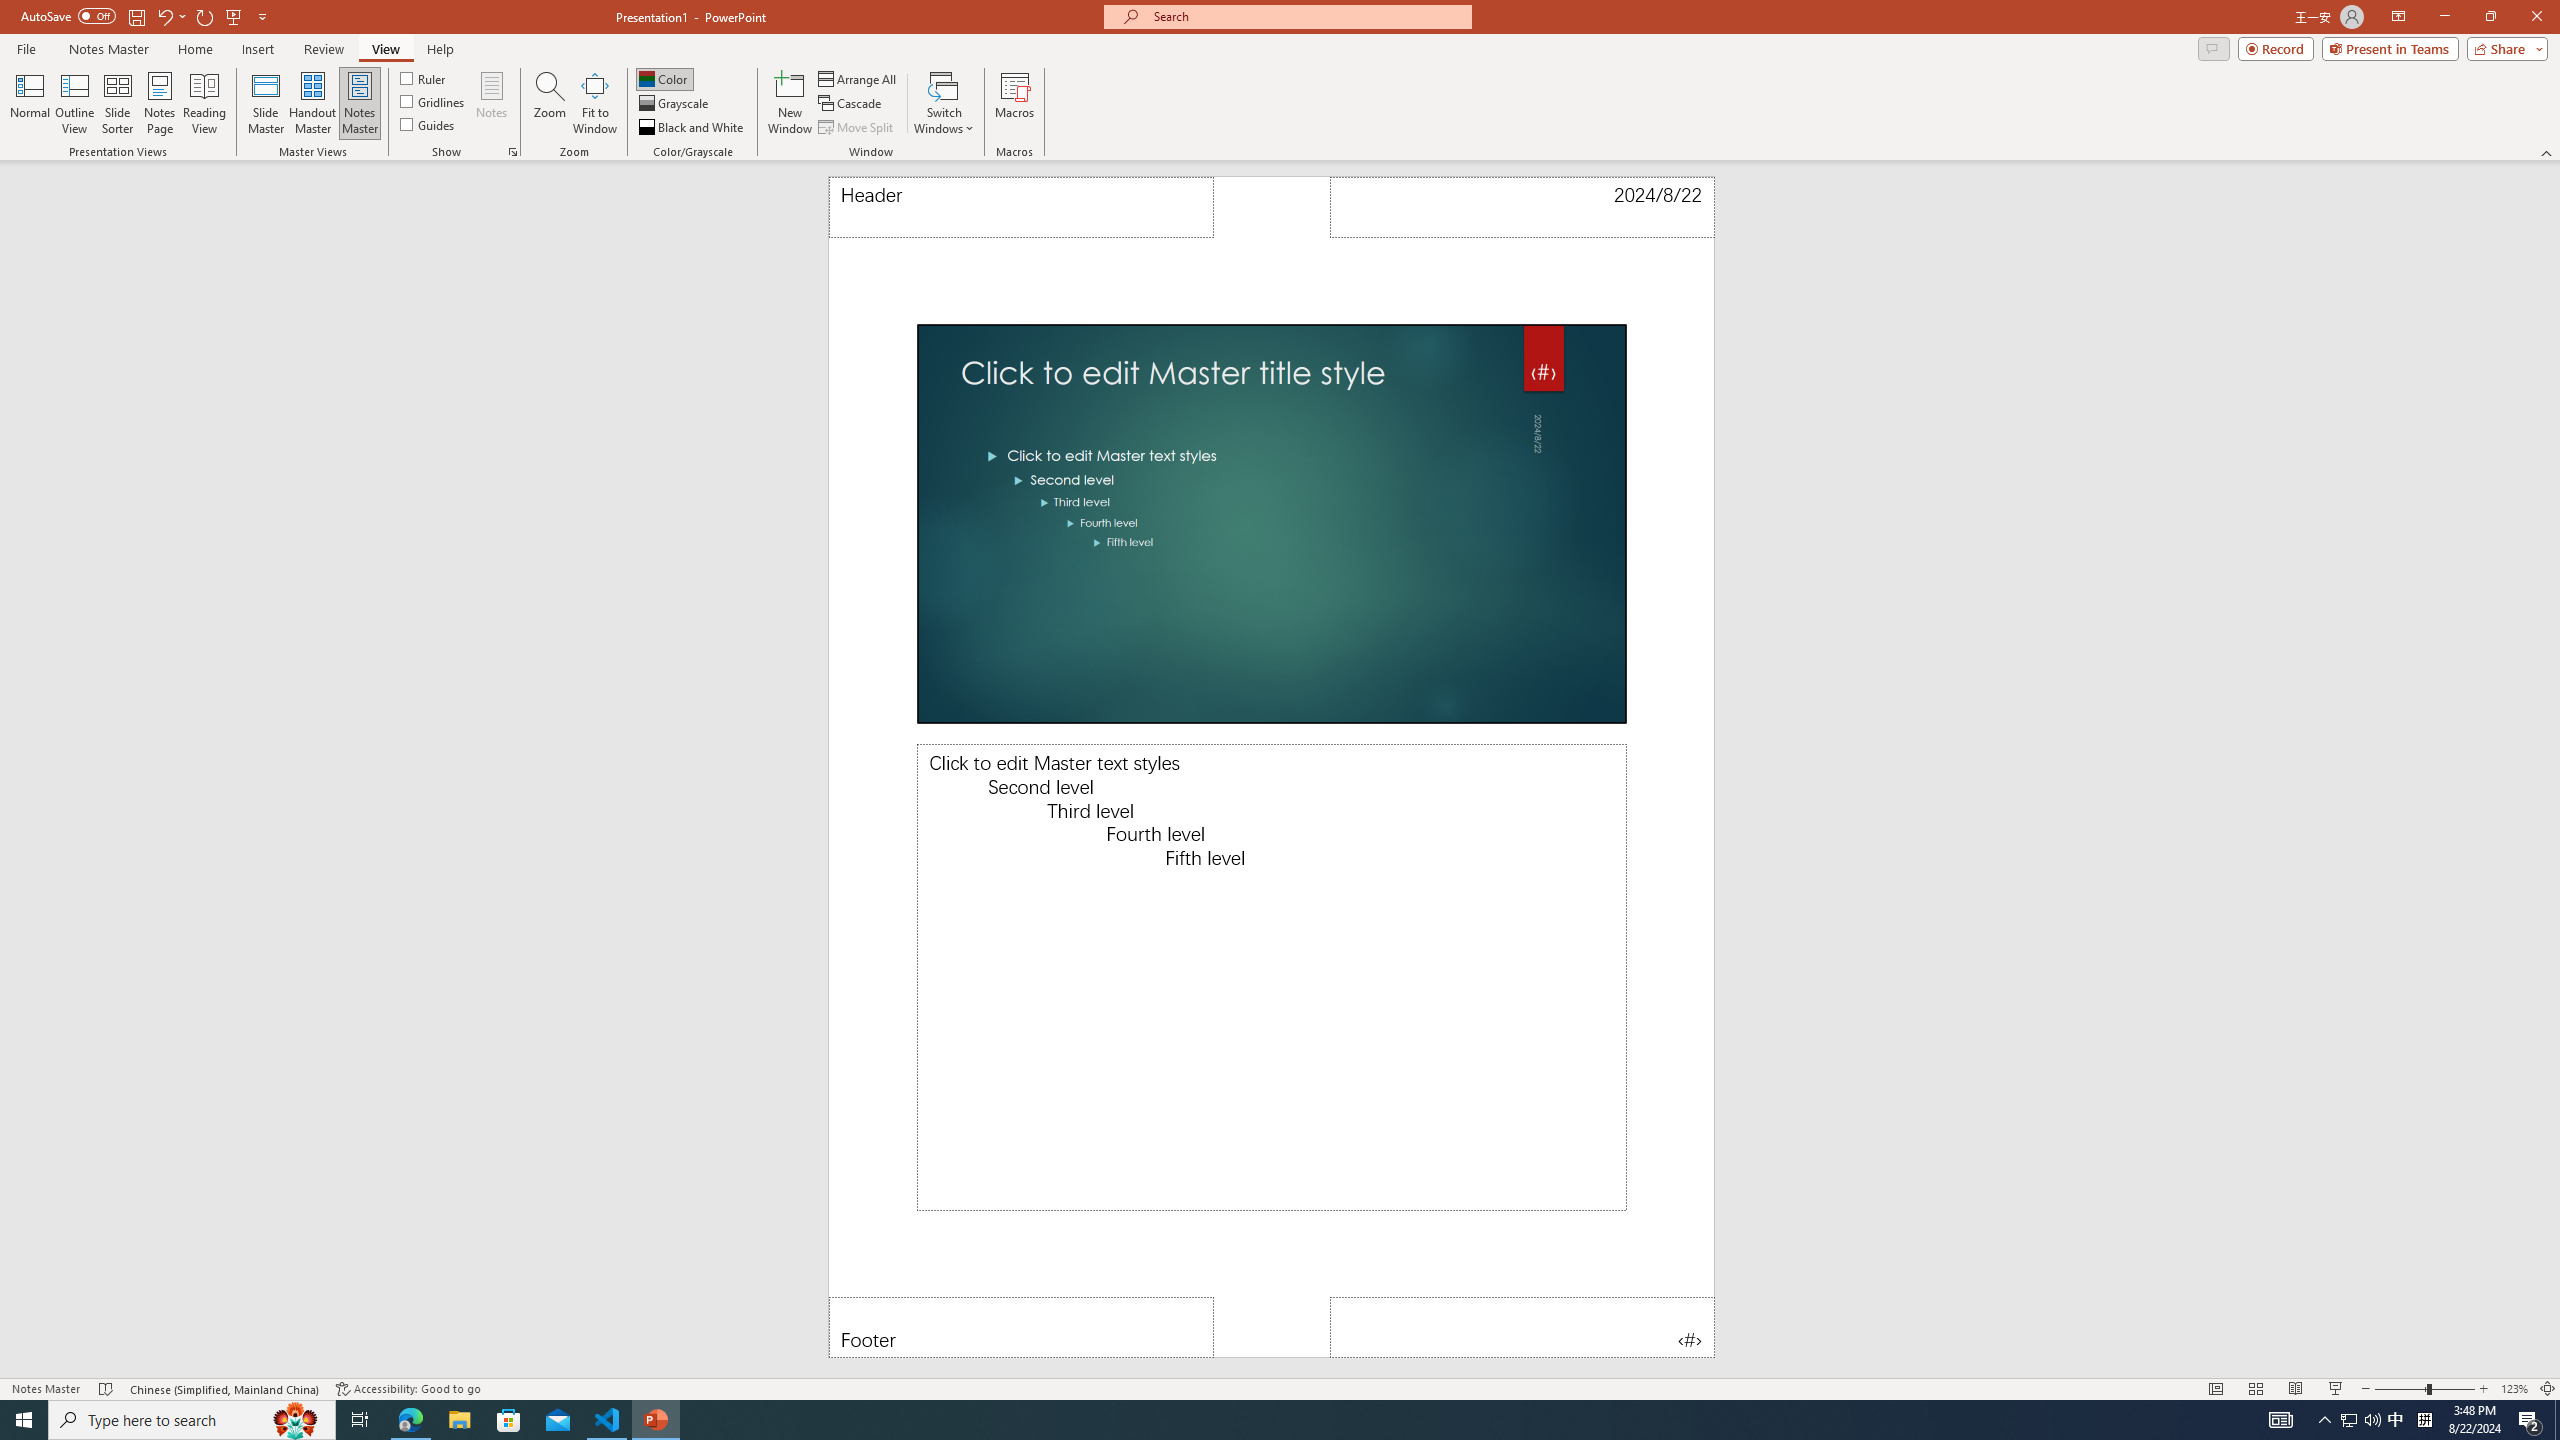 The height and width of the screenshot is (1440, 2560). What do you see at coordinates (851, 103) in the screenshot?
I see `'Cascade'` at bounding box center [851, 103].